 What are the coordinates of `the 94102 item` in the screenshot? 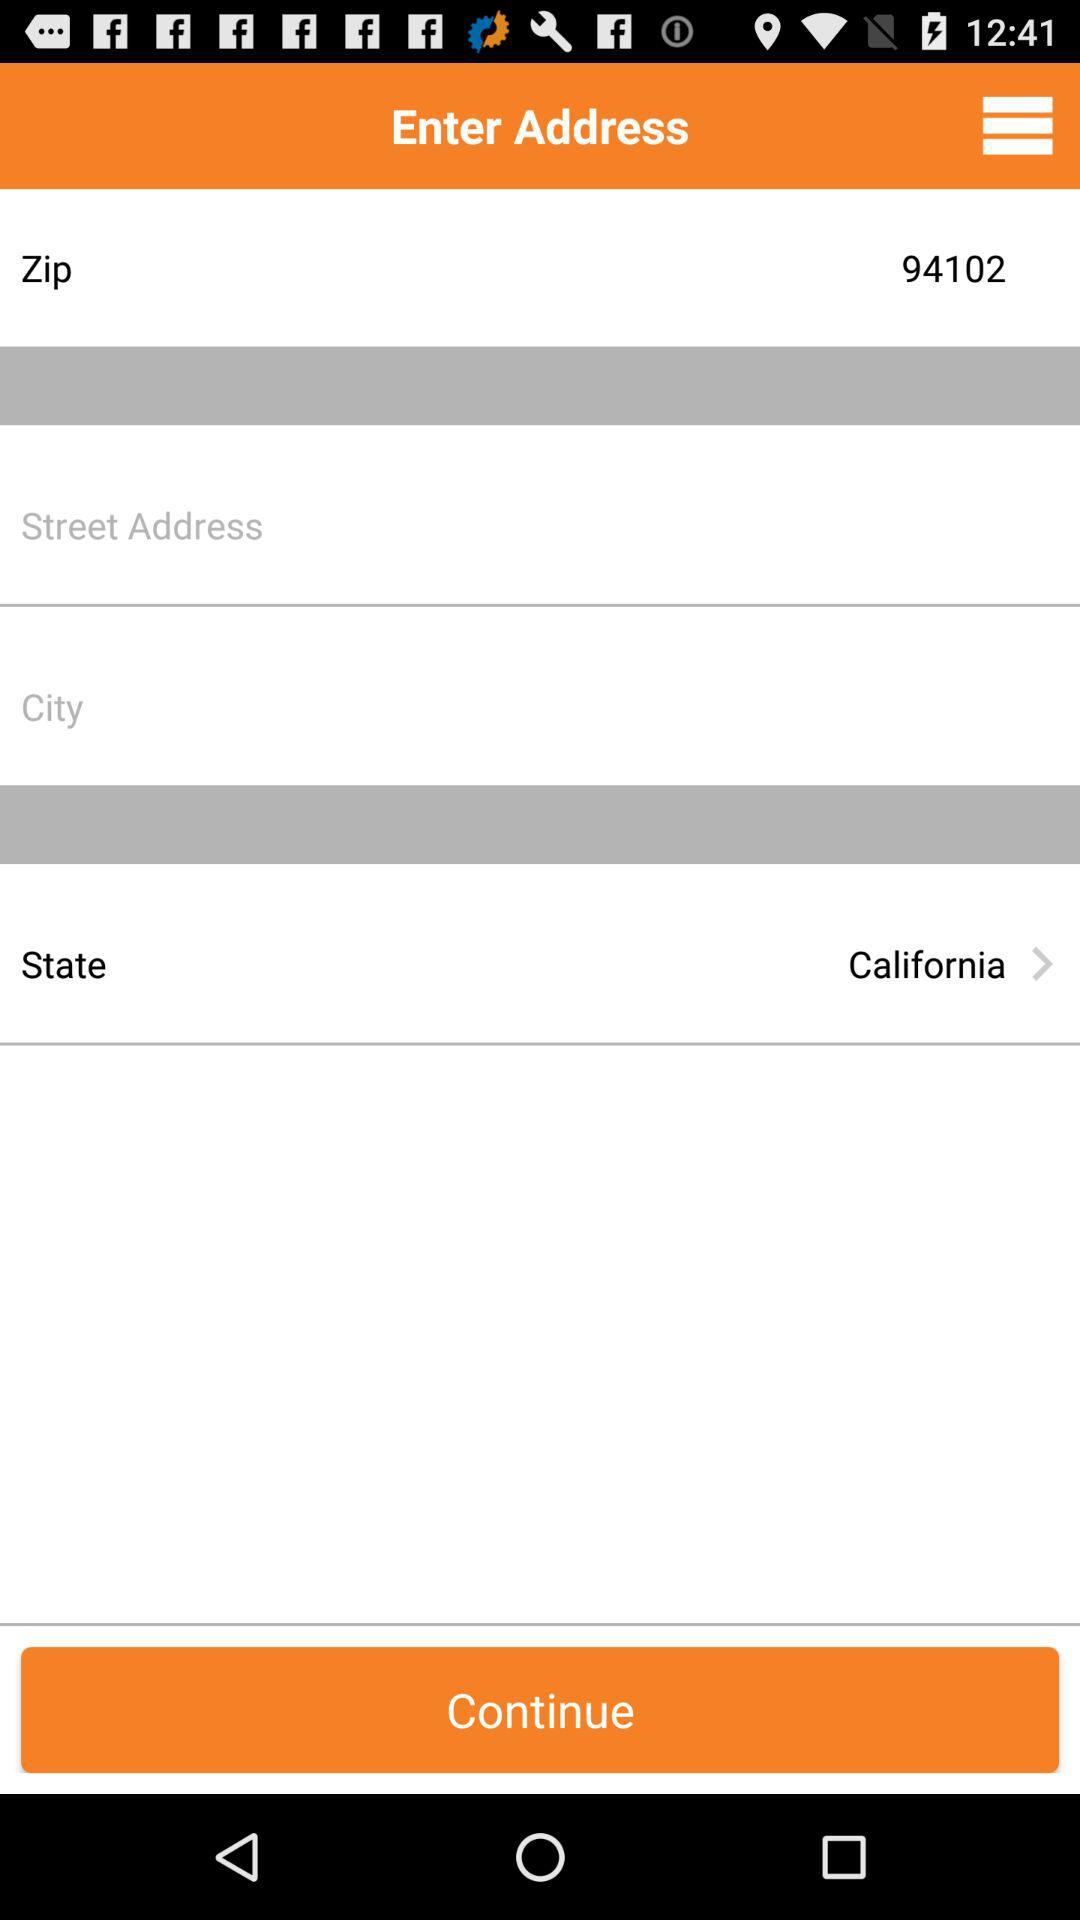 It's located at (694, 266).